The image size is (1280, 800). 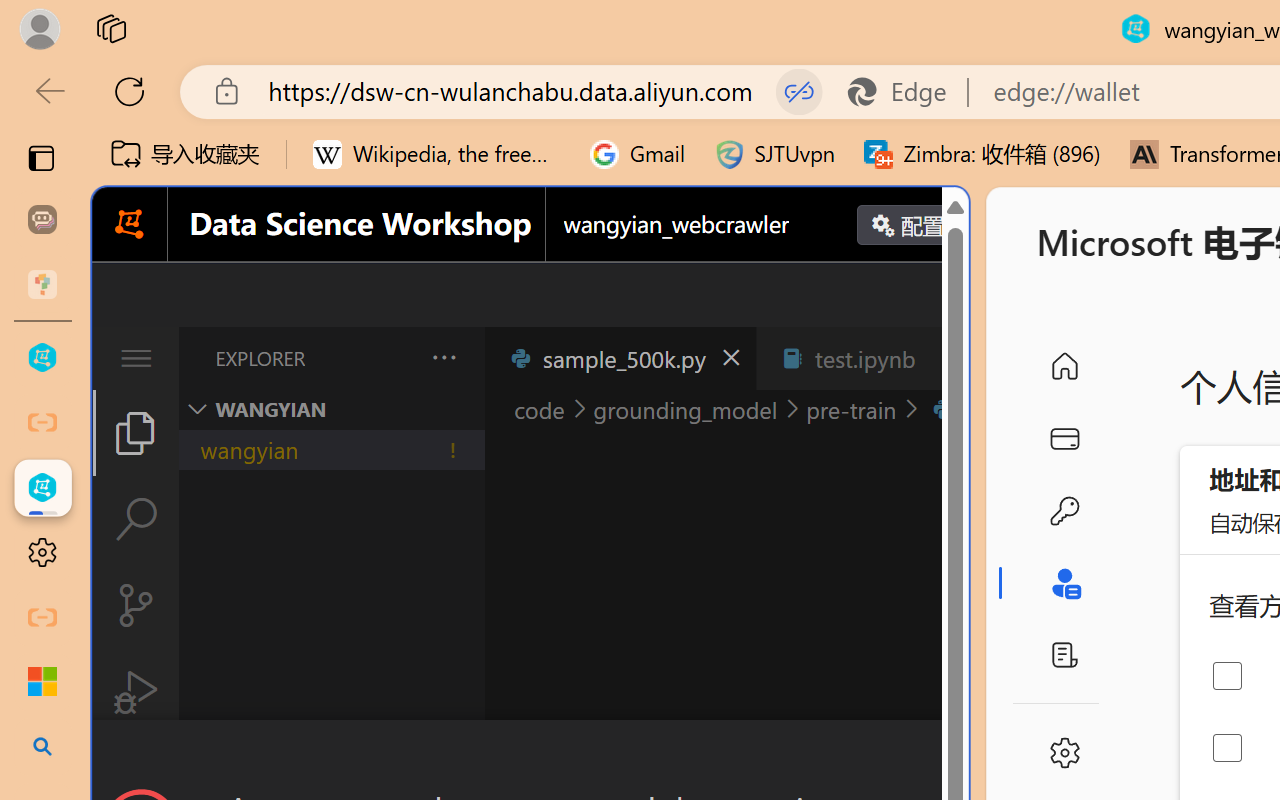 I want to click on 'Run and Debug (Ctrl+Shift+D)', so click(x=134, y=692).